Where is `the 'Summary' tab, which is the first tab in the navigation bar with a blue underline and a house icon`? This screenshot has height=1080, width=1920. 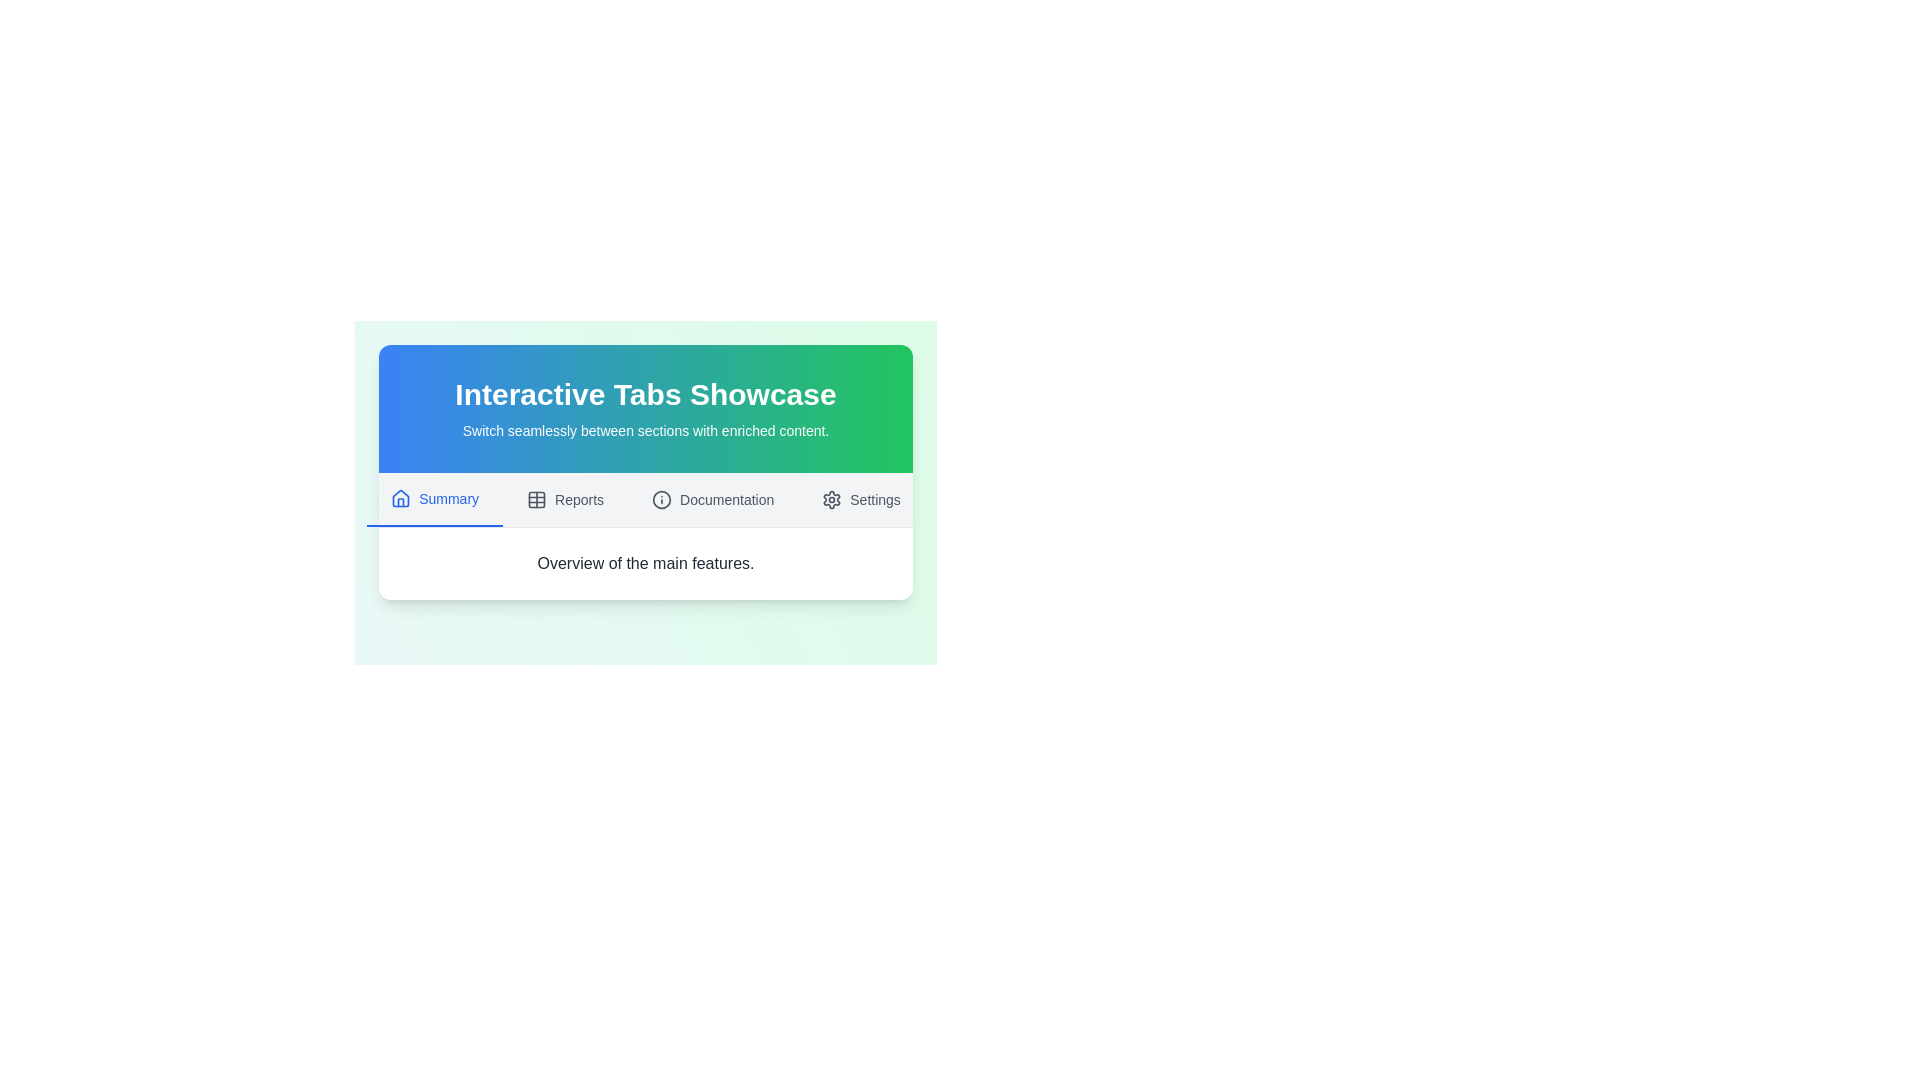 the 'Summary' tab, which is the first tab in the navigation bar with a blue underline and a house icon is located at coordinates (434, 499).